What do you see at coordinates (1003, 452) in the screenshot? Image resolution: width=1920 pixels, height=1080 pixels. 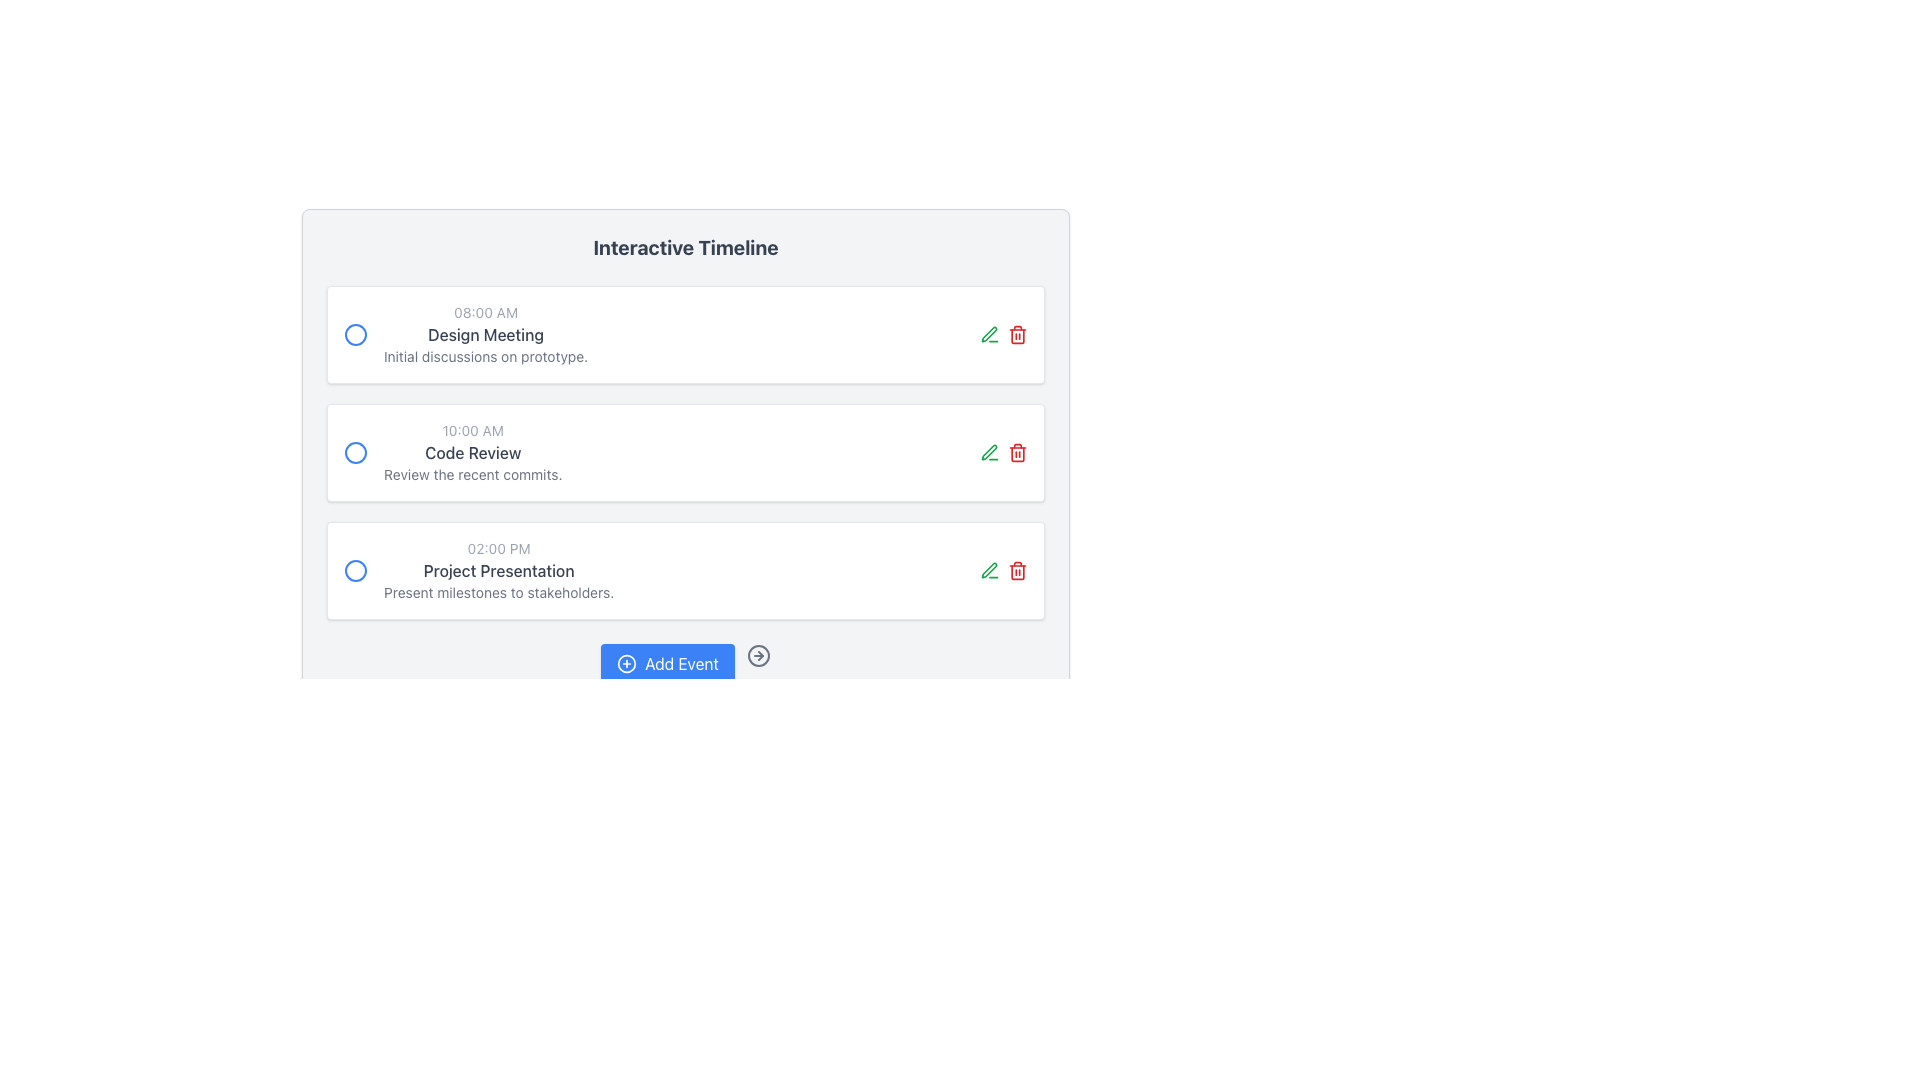 I see `the red trash bin icon in the cluster of interactive icons` at bounding box center [1003, 452].